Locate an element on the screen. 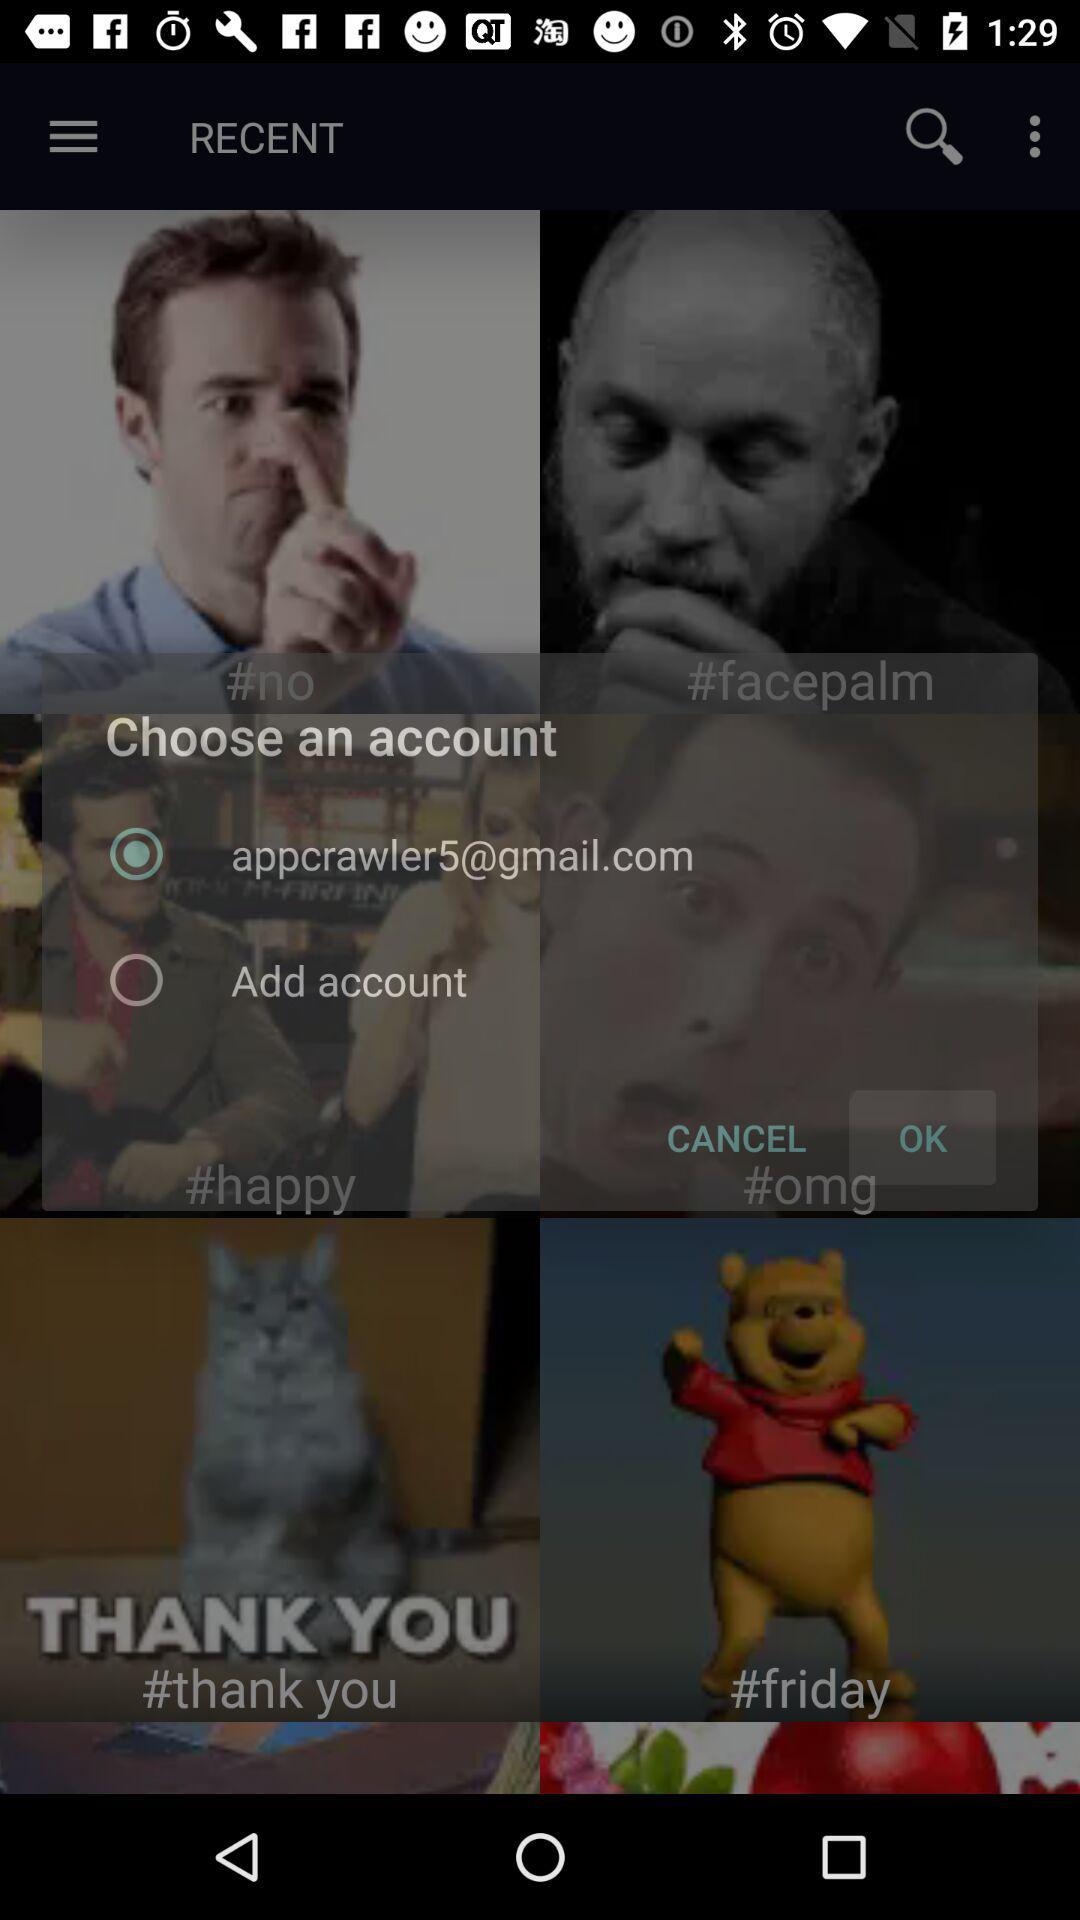 This screenshot has height=1920, width=1080. image is located at coordinates (810, 460).